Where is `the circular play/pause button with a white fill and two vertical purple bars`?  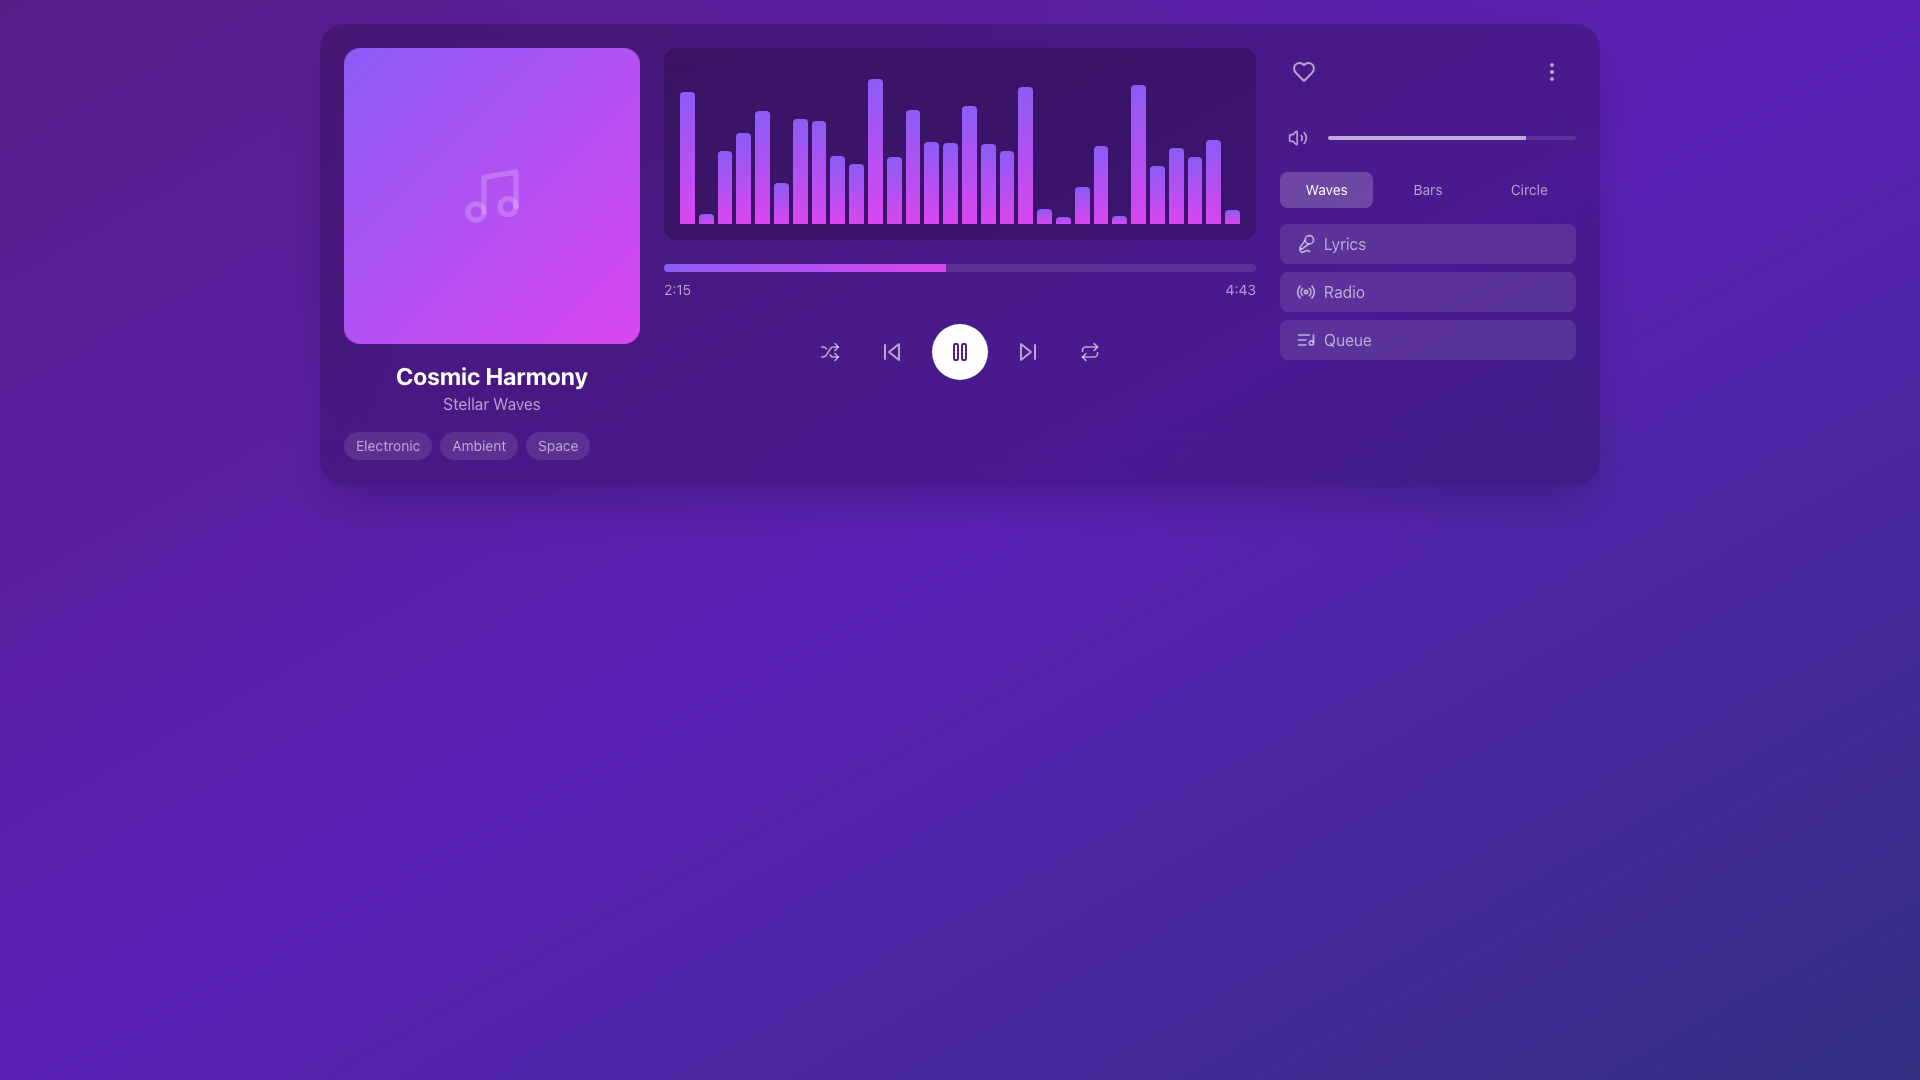
the circular play/pause button with a white fill and two vertical purple bars is located at coordinates (960, 350).